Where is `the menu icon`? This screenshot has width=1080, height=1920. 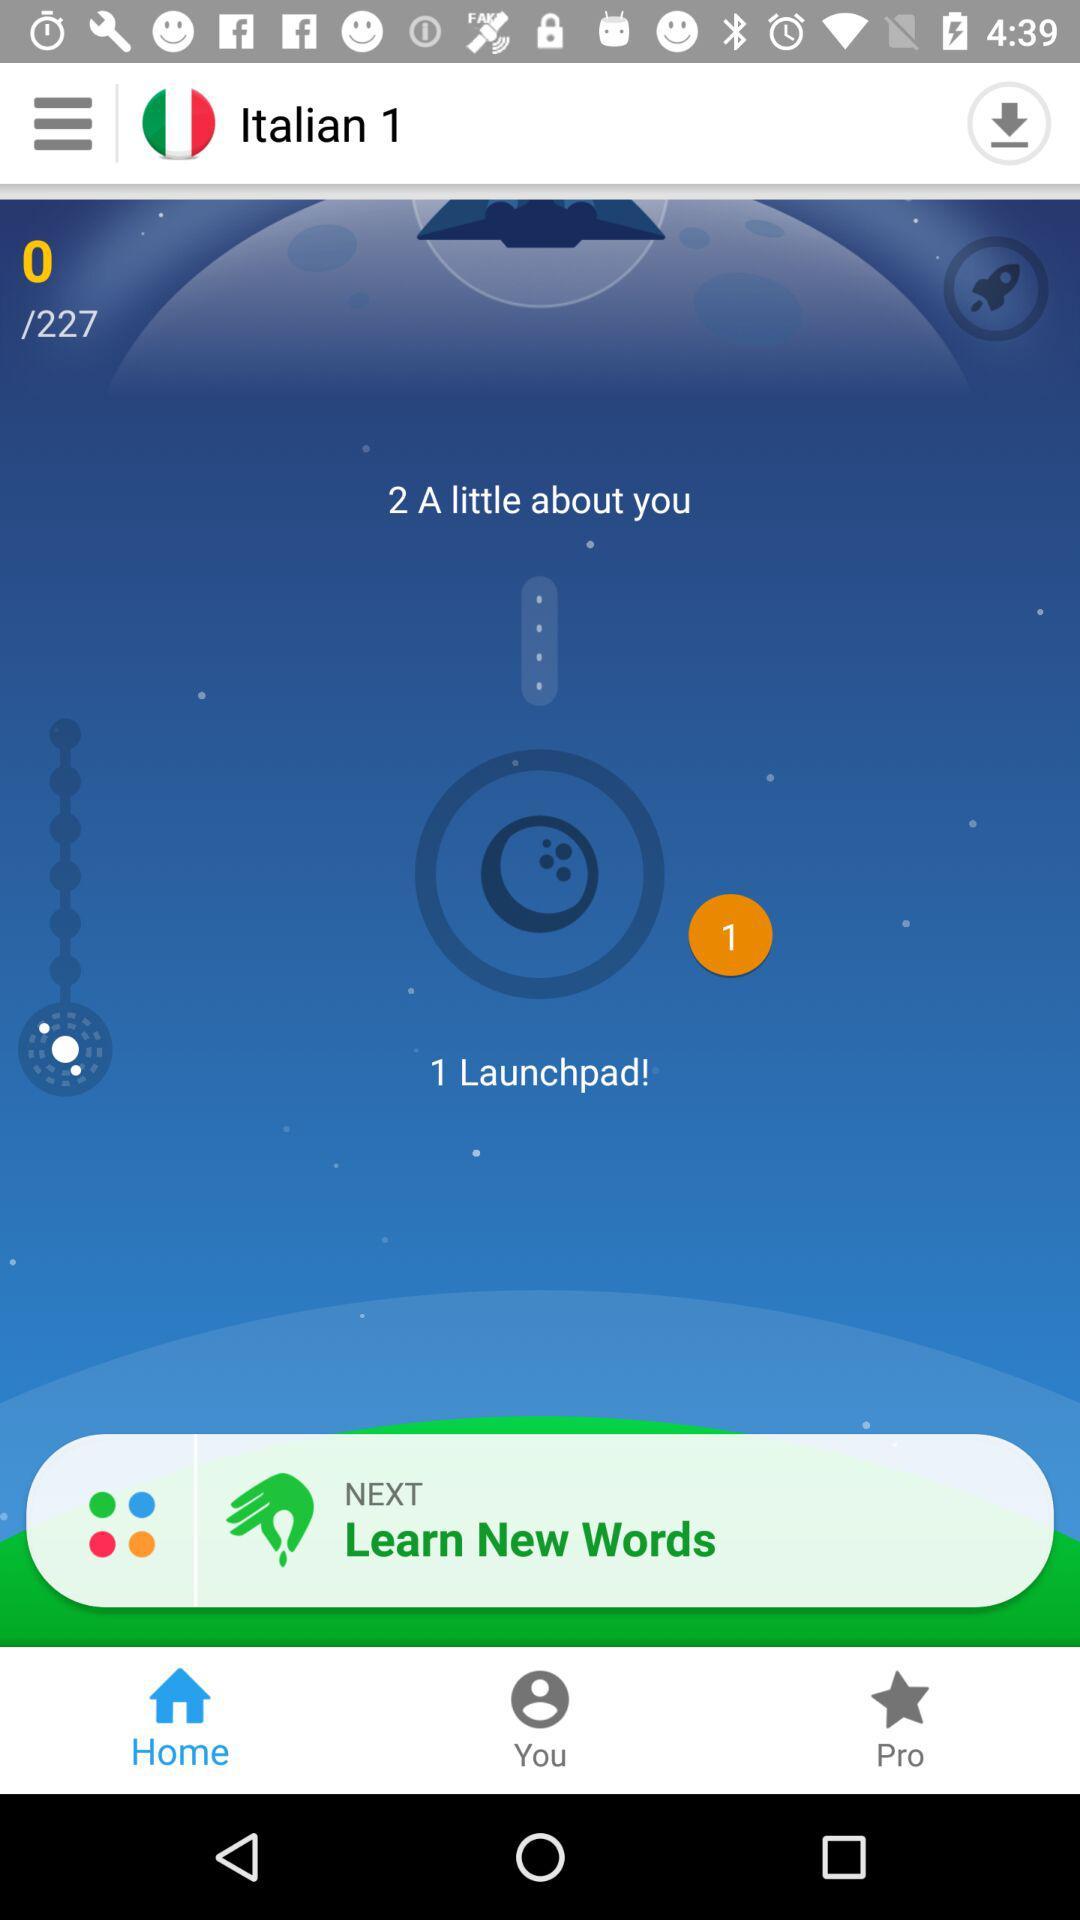
the menu icon is located at coordinates (56, 122).